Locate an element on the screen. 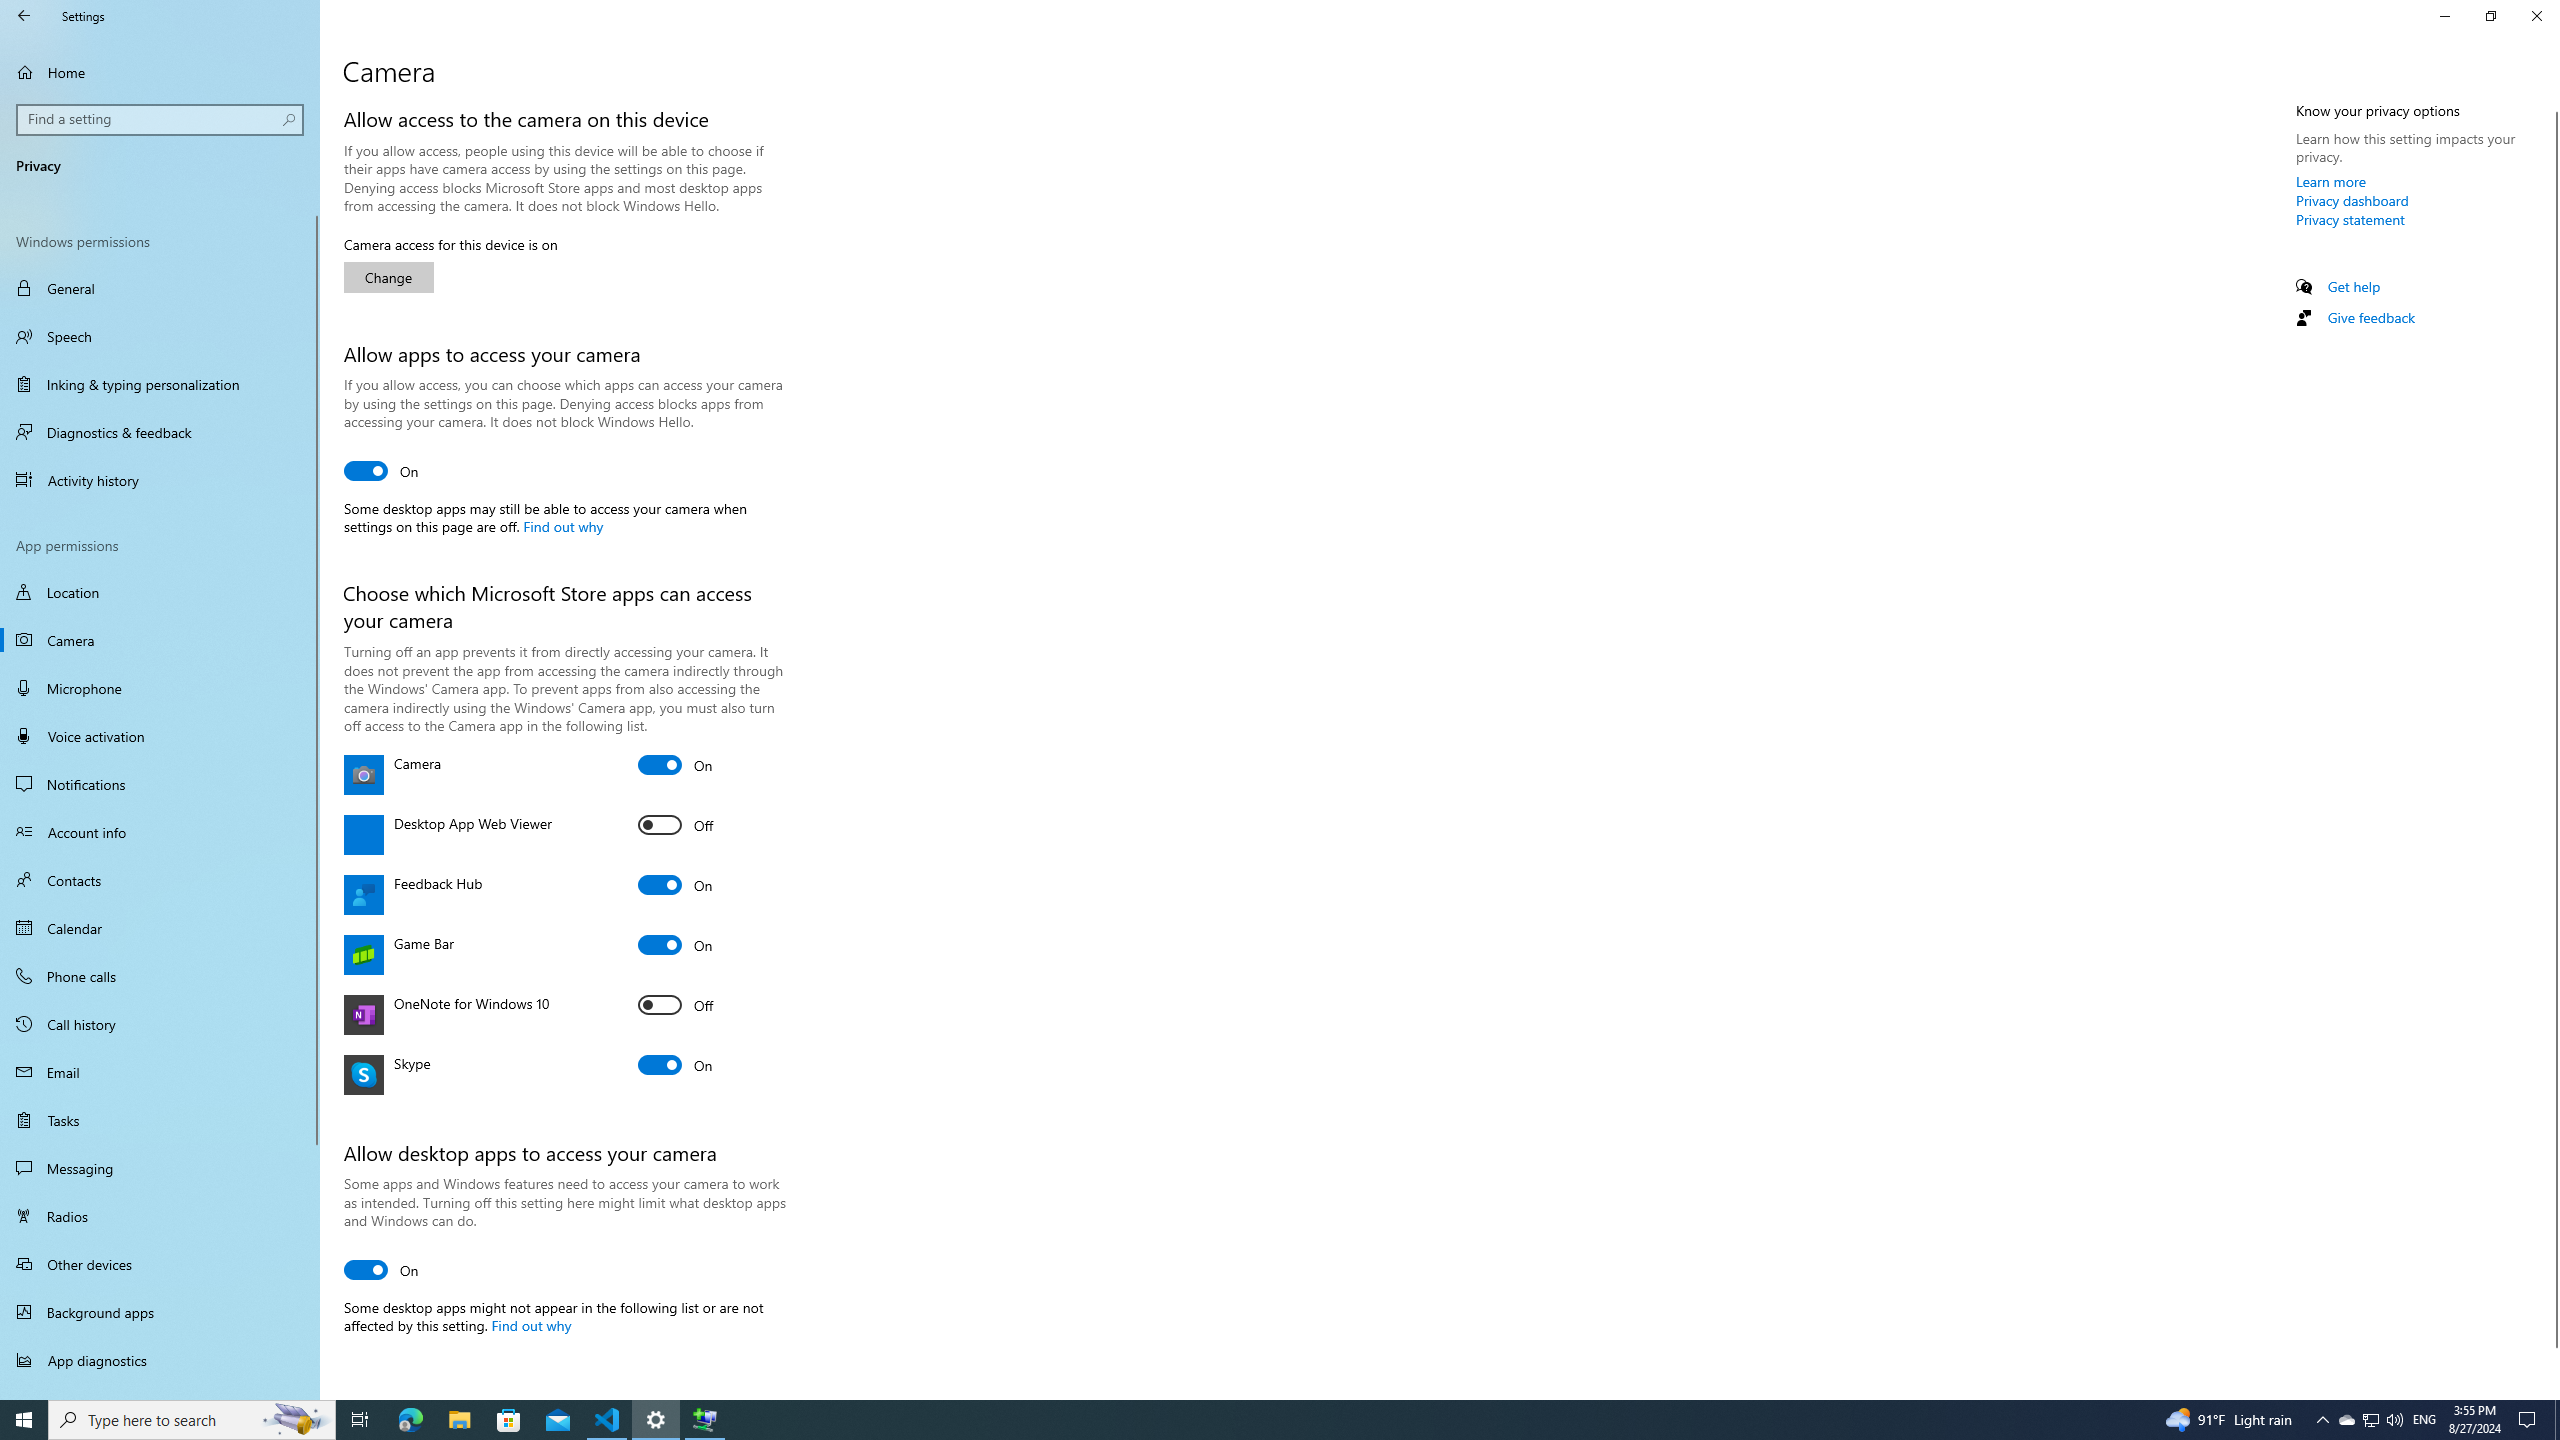  'Microphone' is located at coordinates (159, 686).